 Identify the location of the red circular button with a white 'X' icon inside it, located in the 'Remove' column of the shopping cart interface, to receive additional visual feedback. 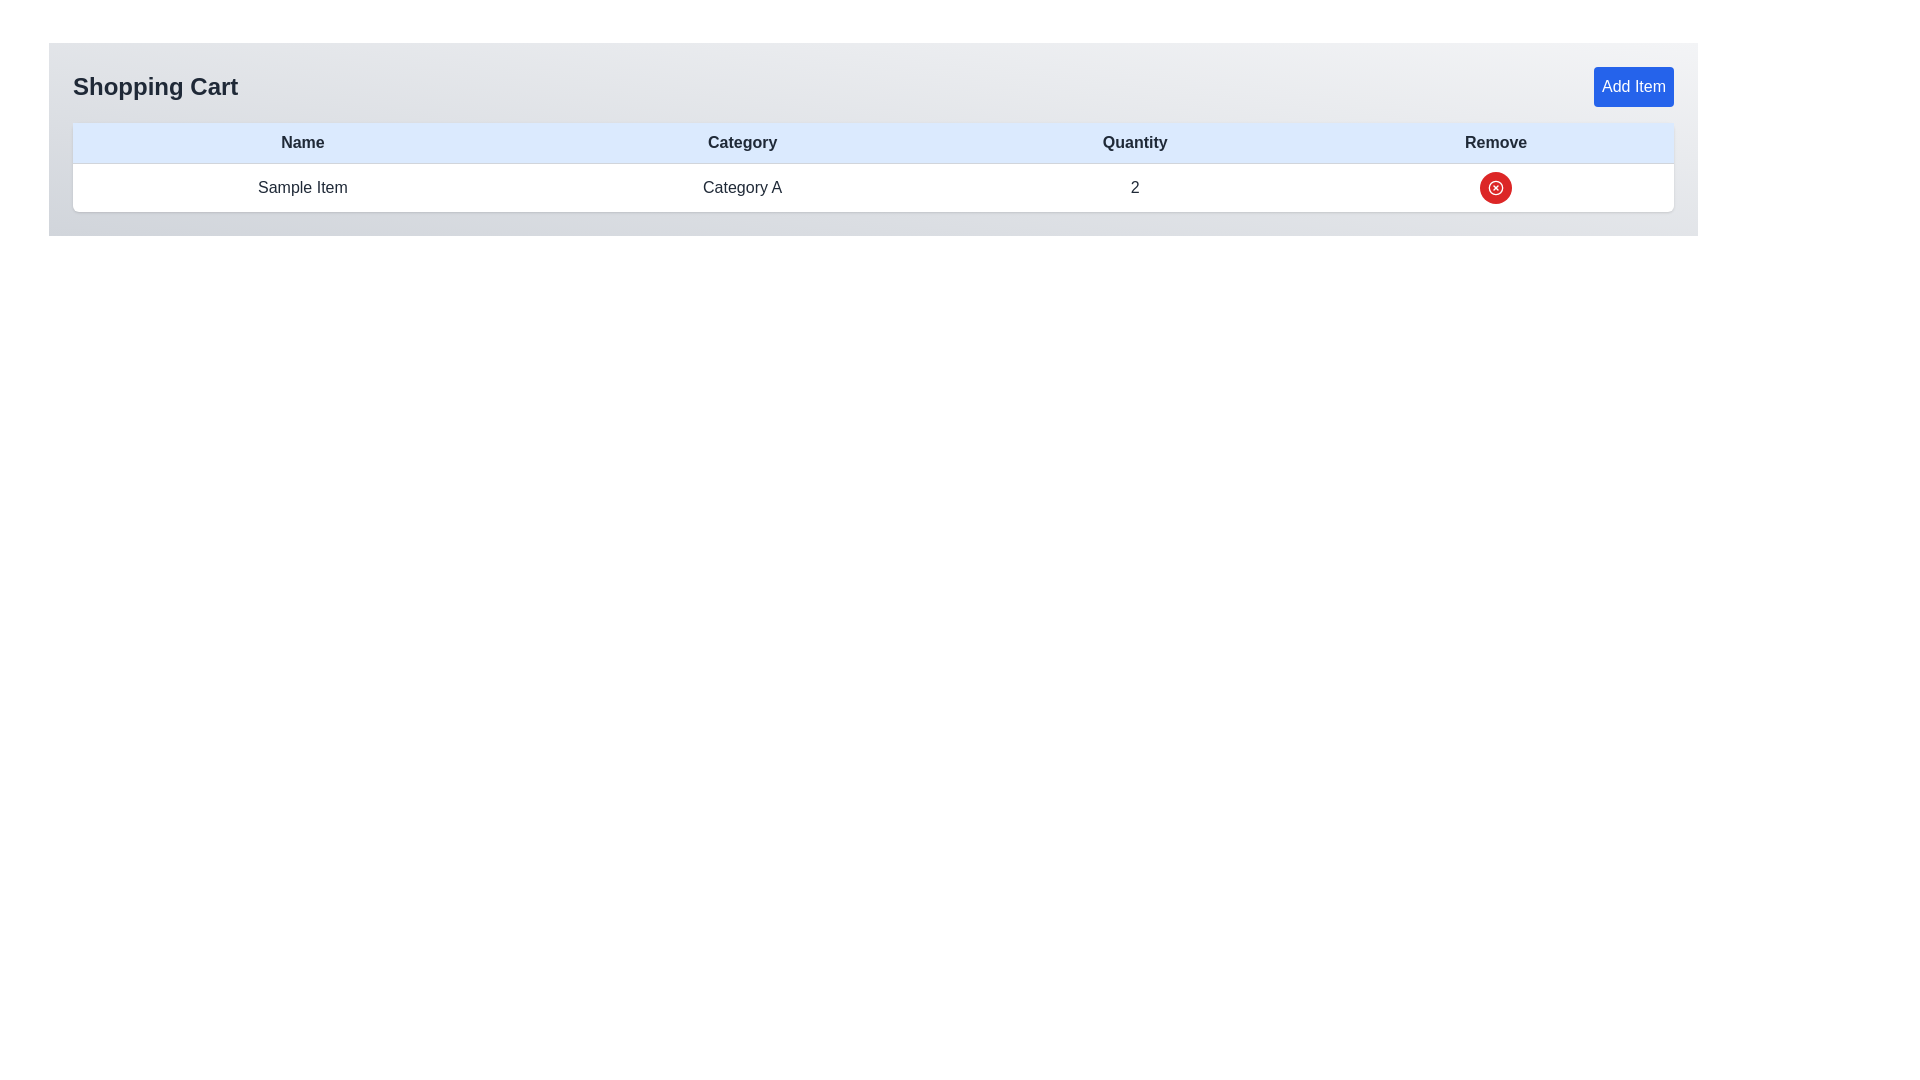
(1496, 188).